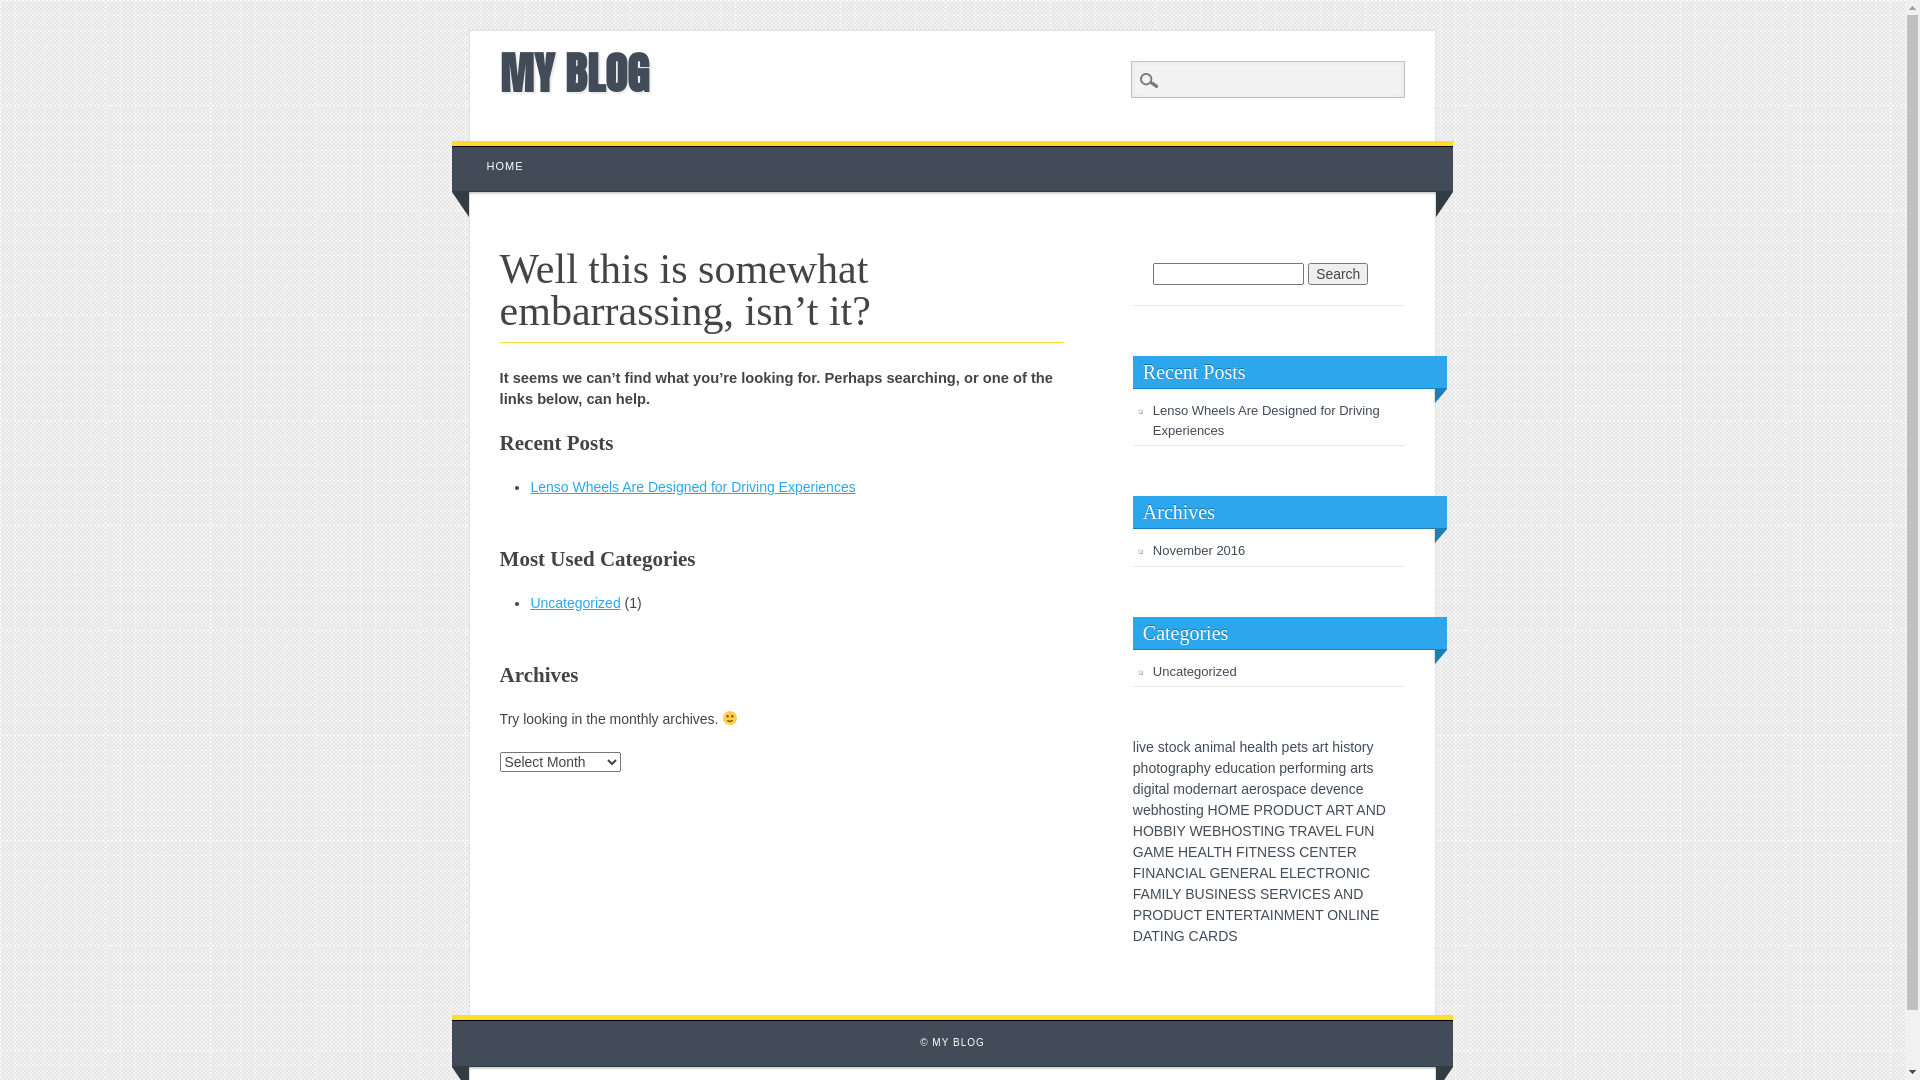 This screenshot has width=1920, height=1080. I want to click on 'p', so click(1277, 766).